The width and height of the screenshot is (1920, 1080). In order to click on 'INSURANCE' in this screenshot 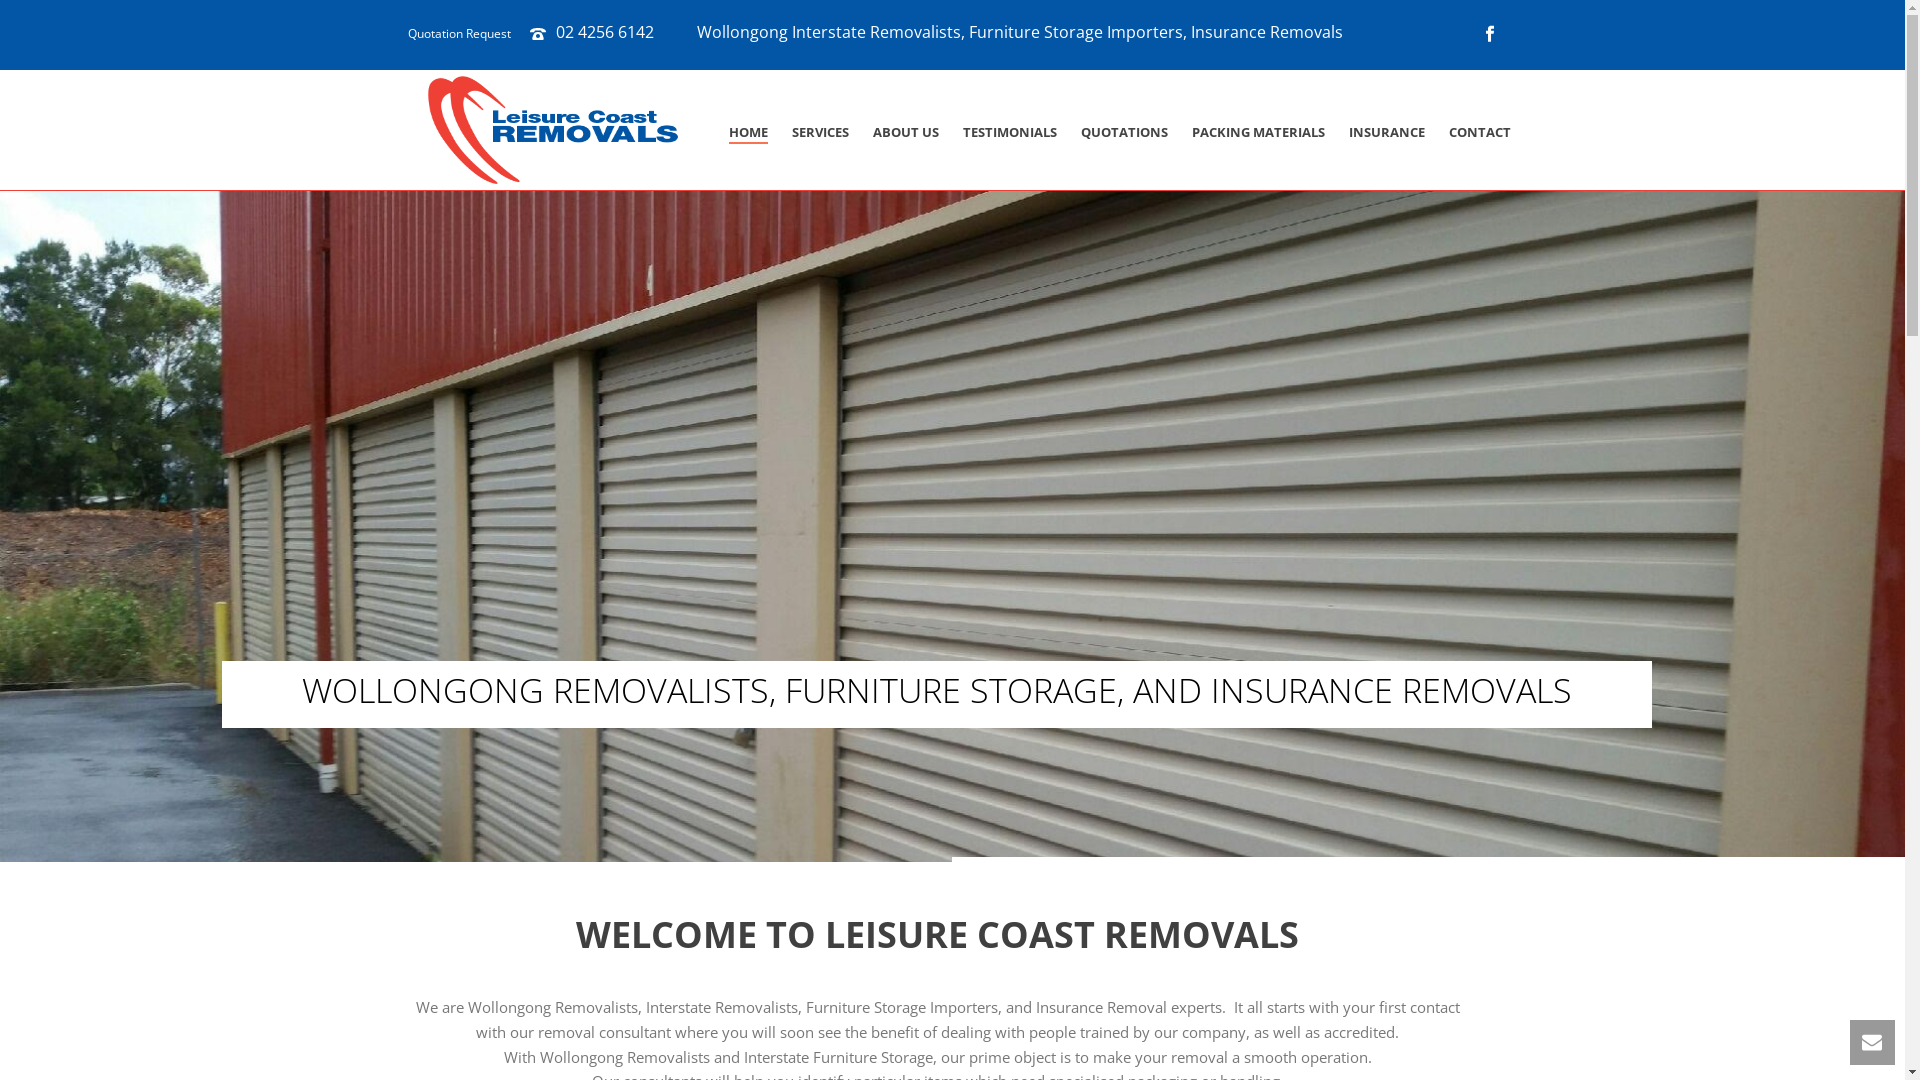, I will do `click(1385, 131)`.